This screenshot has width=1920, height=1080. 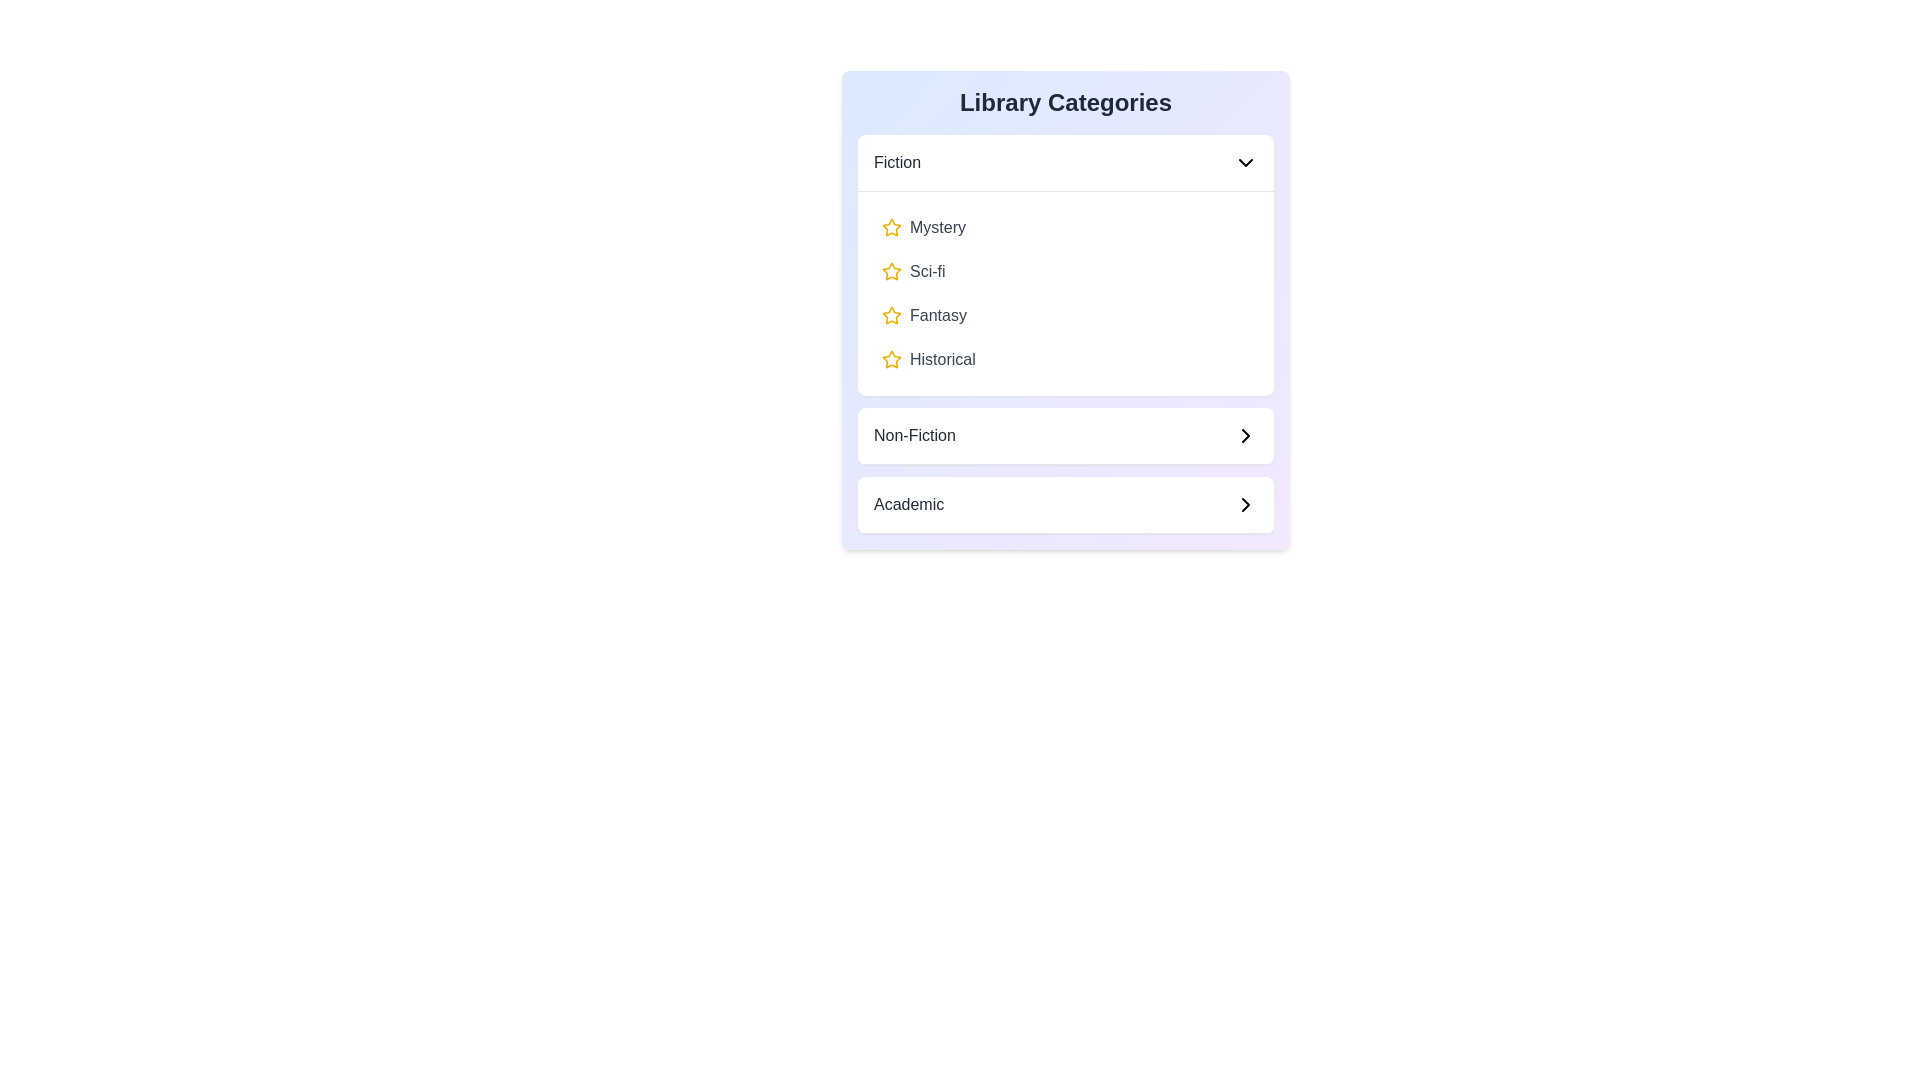 I want to click on the header of the category Fiction to expand or collapse it, so click(x=1064, y=162).